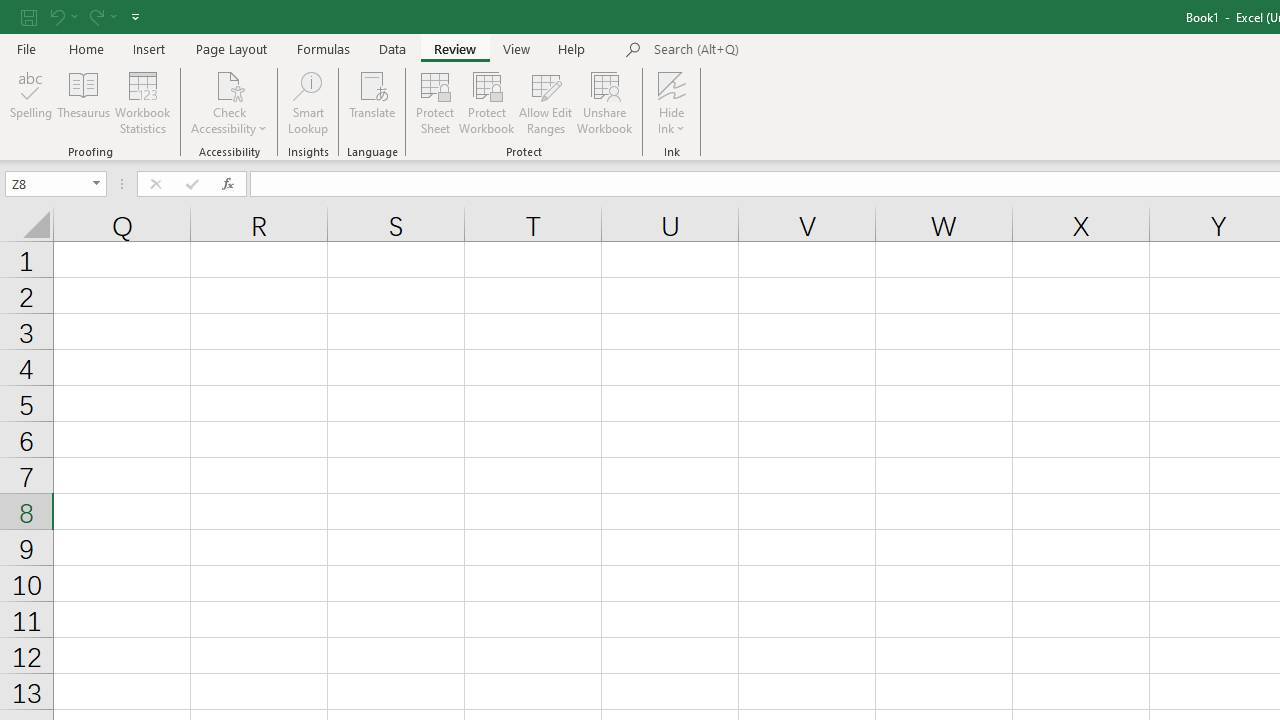 This screenshot has height=720, width=1280. I want to click on 'Save', so click(29, 16).